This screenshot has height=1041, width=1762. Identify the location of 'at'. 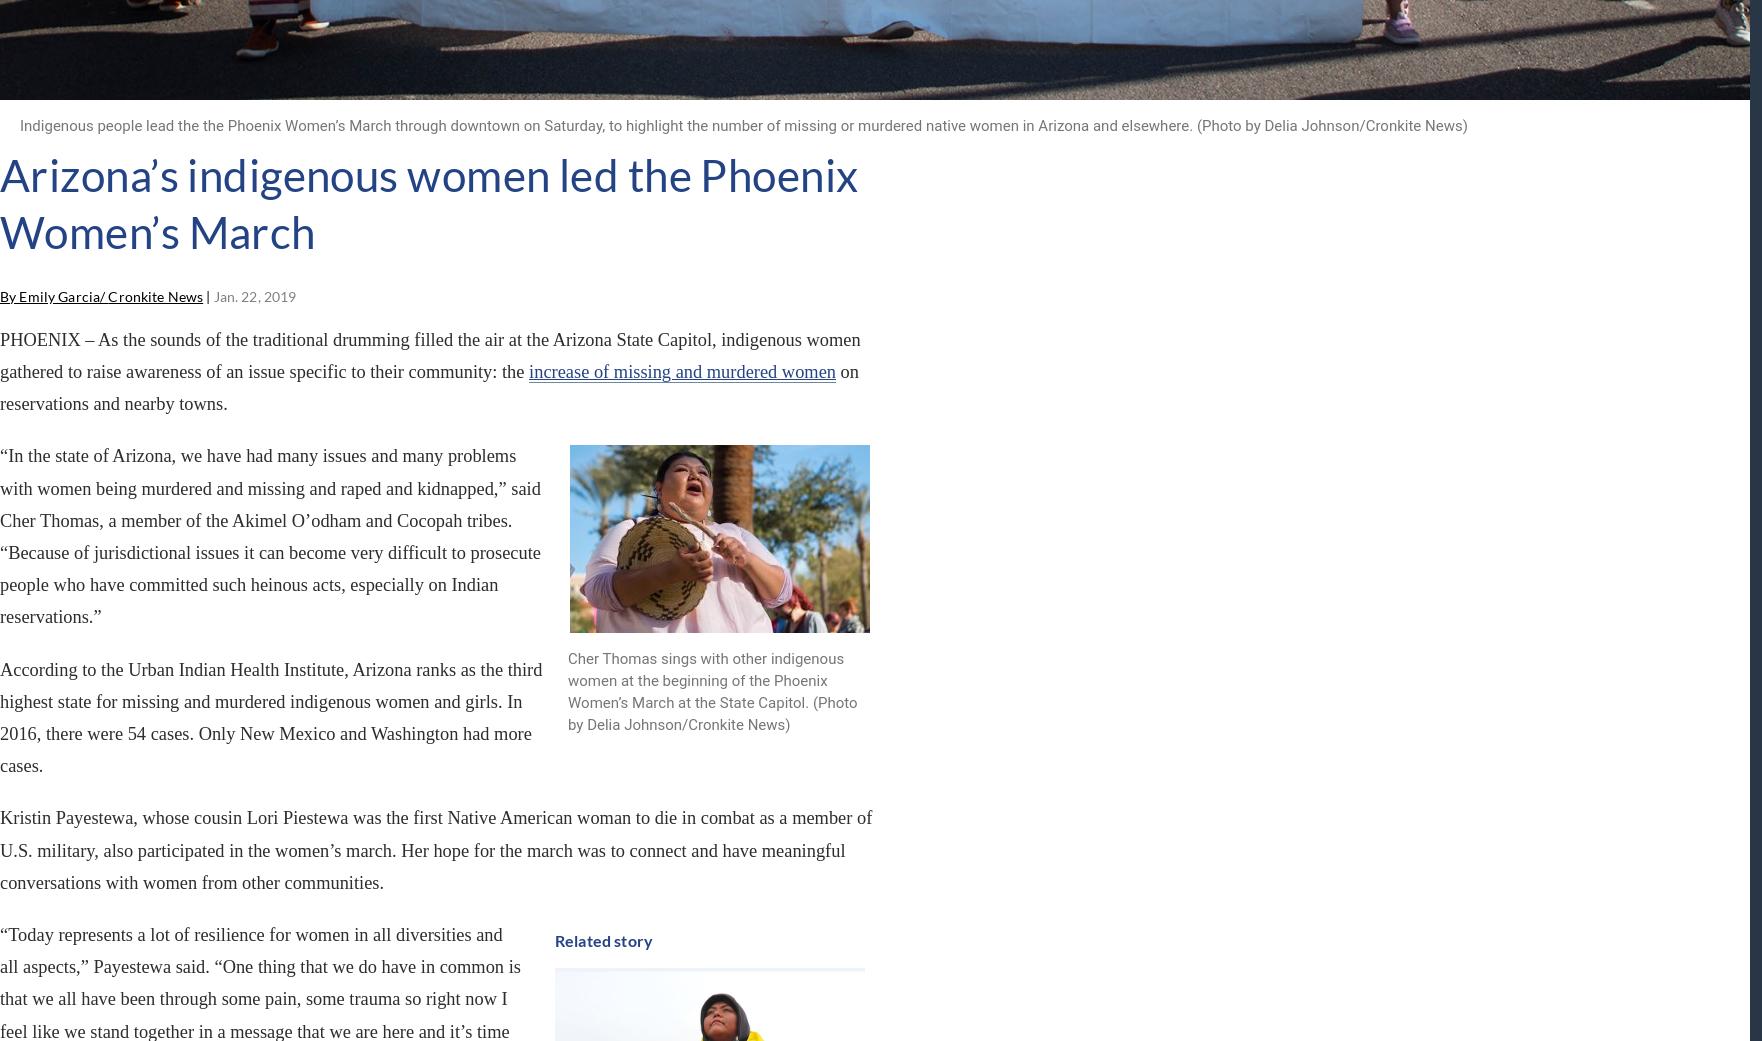
(349, 793).